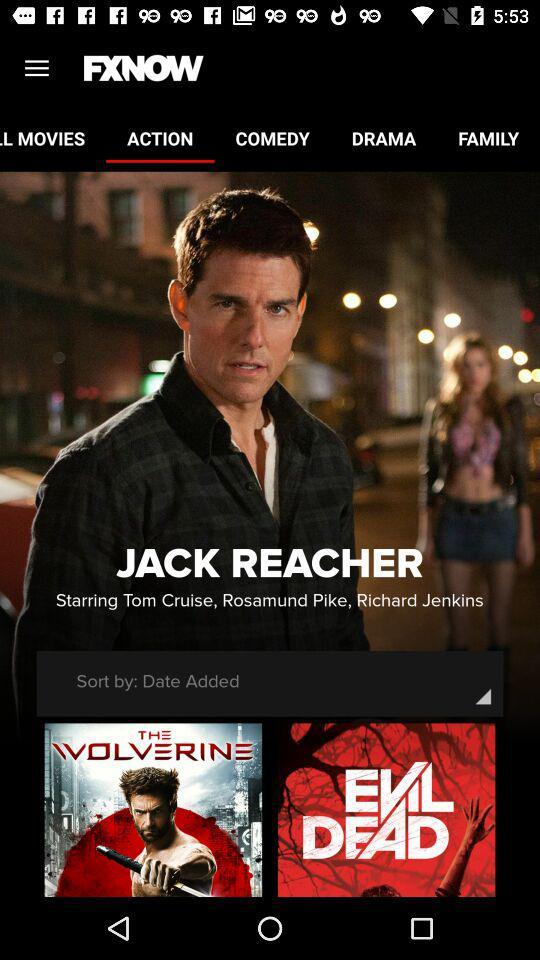 The image size is (540, 960). What do you see at coordinates (36, 68) in the screenshot?
I see `item above all movies icon` at bounding box center [36, 68].